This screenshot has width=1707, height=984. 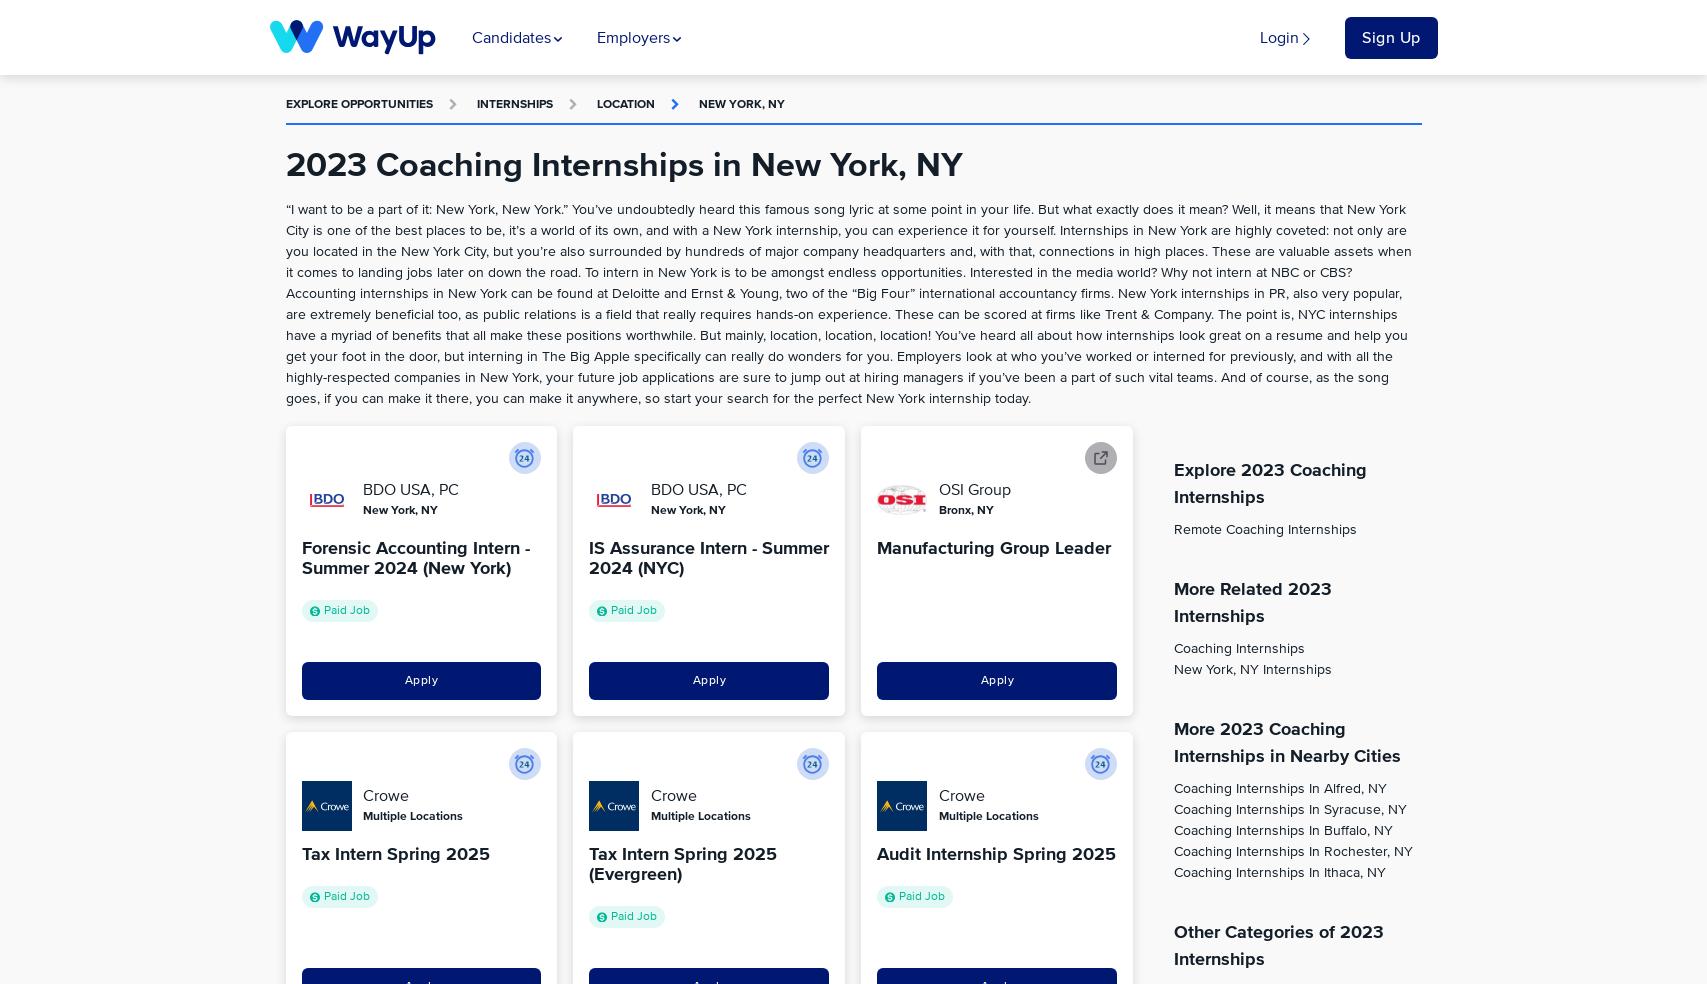 What do you see at coordinates (708, 557) in the screenshot?
I see `'IS Assurance Intern - Summer 2024 (NYC)'` at bounding box center [708, 557].